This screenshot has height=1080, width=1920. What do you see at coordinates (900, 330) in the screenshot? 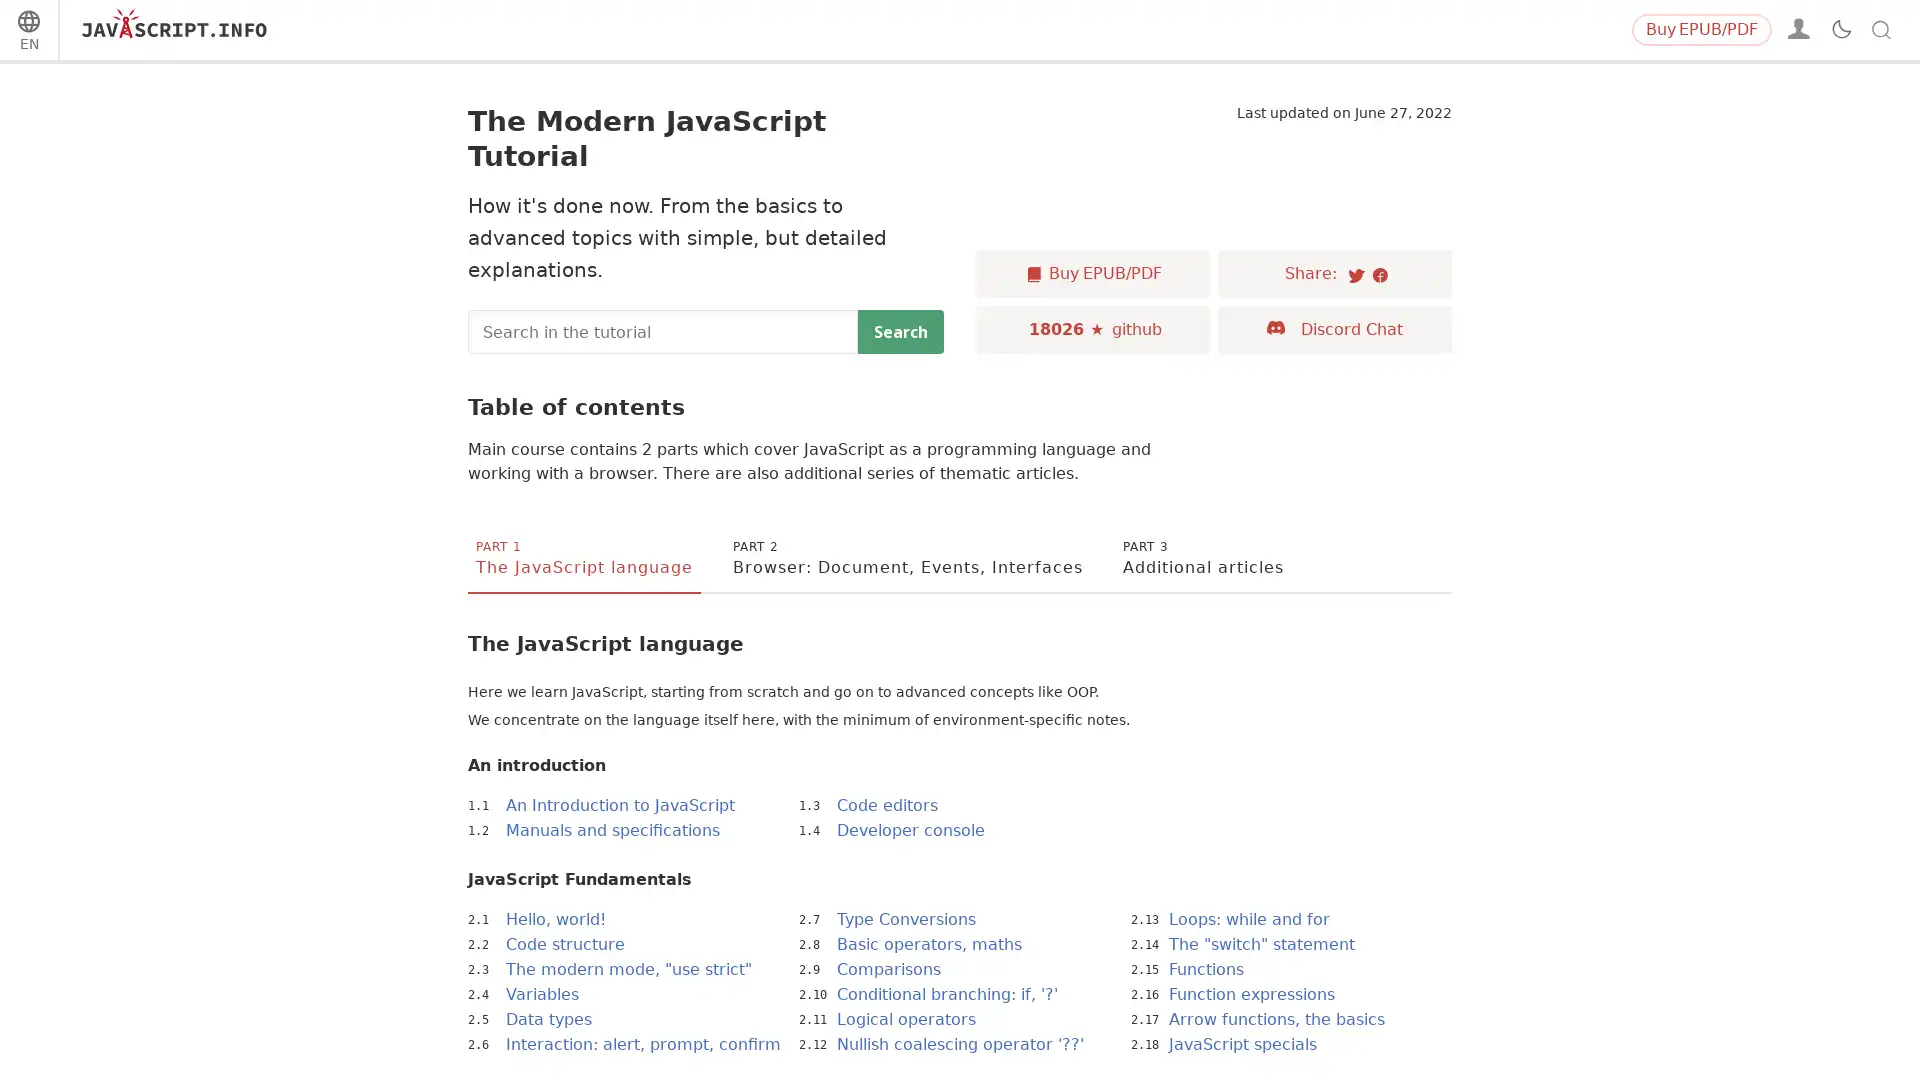
I see `Search` at bounding box center [900, 330].